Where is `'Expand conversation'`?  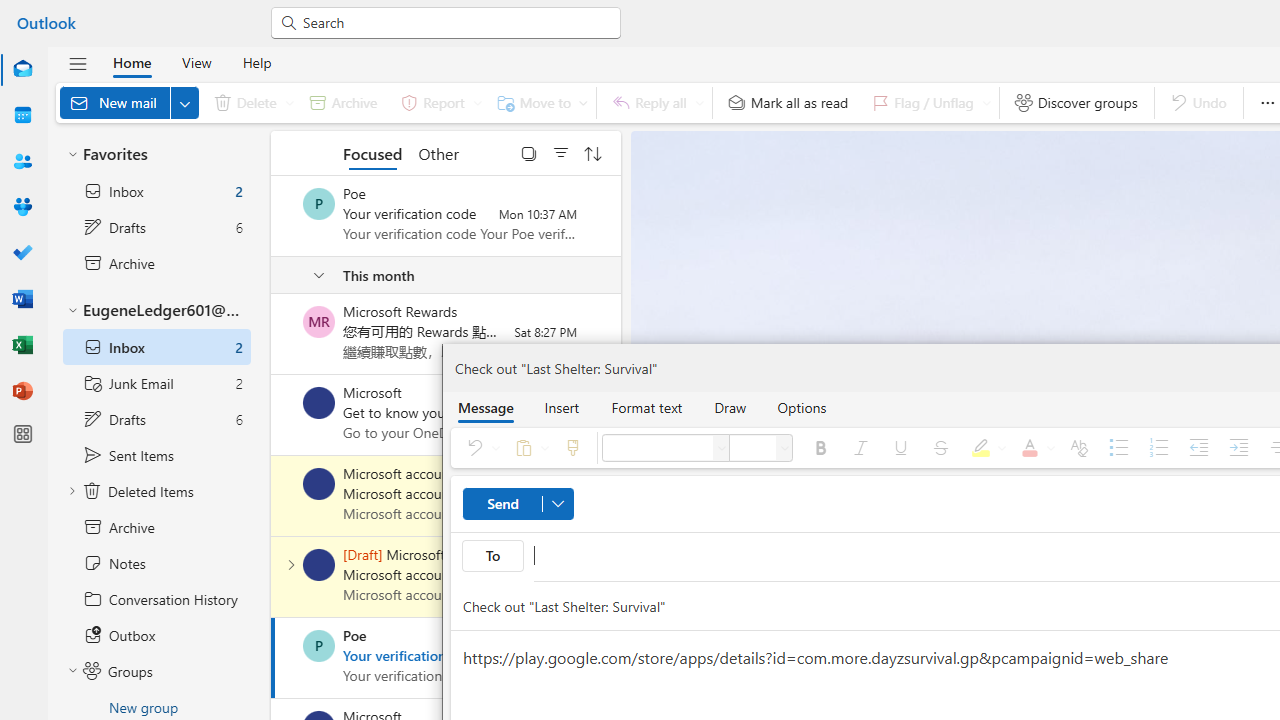
'Expand conversation' is located at coordinates (290, 564).